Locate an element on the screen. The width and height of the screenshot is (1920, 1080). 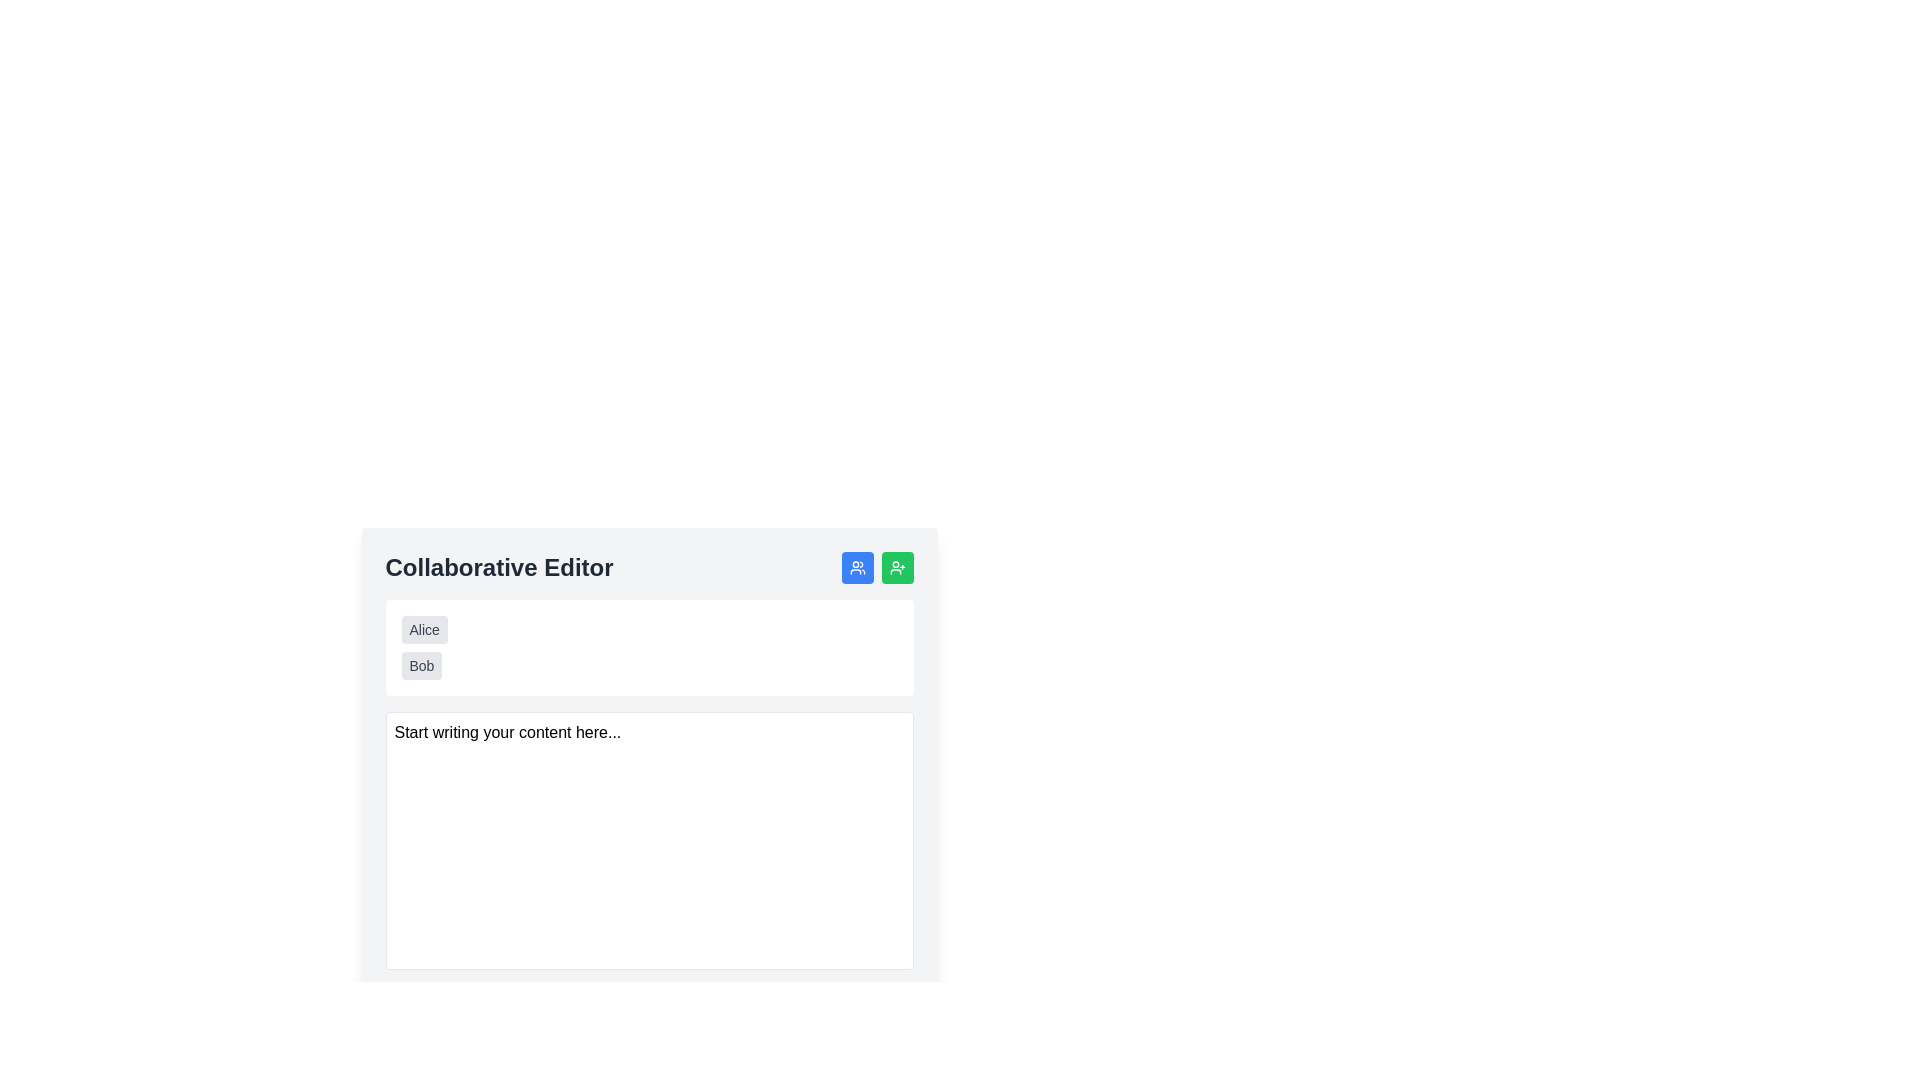
text label displaying the name 'Bob', which is located below the text label for 'Alice' in the 'Collaborative Editor' section is located at coordinates (421, 666).